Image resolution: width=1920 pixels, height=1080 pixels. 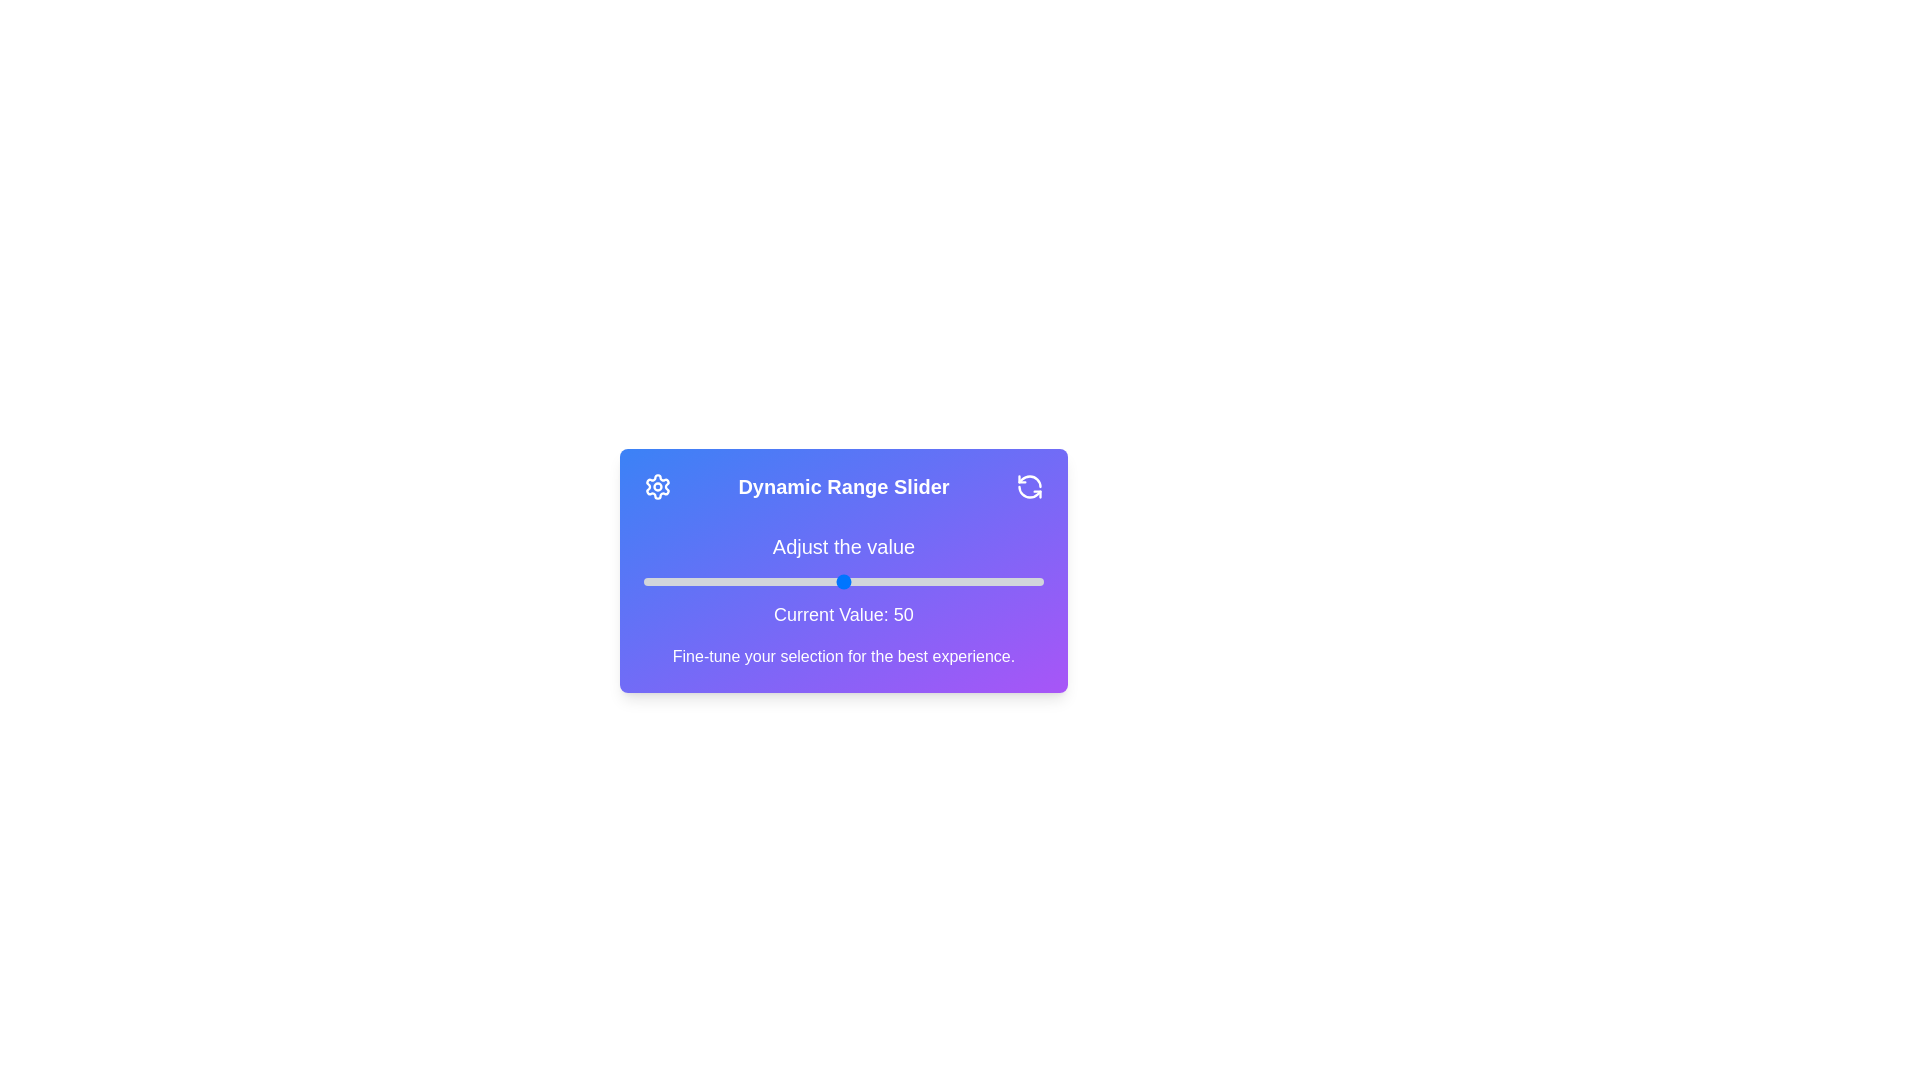 What do you see at coordinates (882, 582) in the screenshot?
I see `the slider to set the value to 60` at bounding box center [882, 582].